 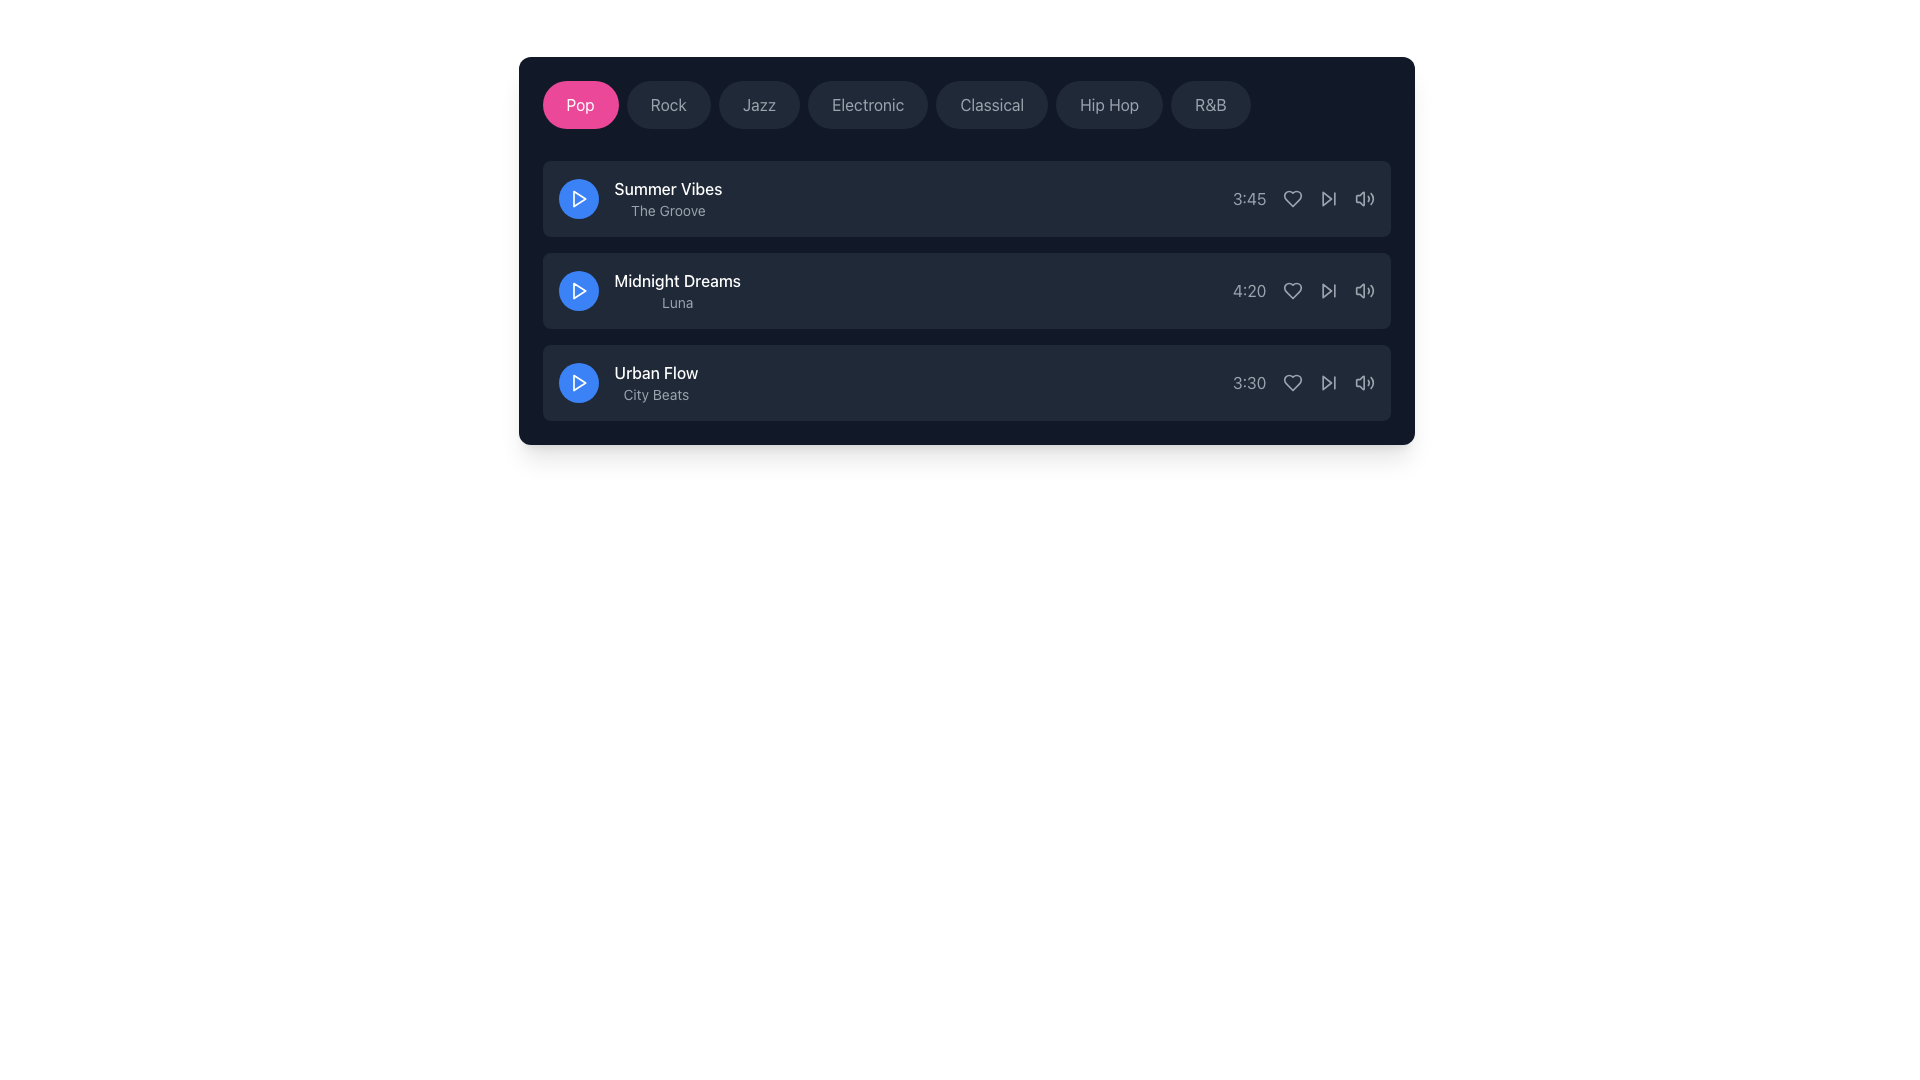 What do you see at coordinates (668, 199) in the screenshot?
I see `displayed text in the Text Display that shows 'Summer Vibes' in bold white font and 'The Groove' in smaller gray font, located to the right of the play button in the first entry of the song list` at bounding box center [668, 199].